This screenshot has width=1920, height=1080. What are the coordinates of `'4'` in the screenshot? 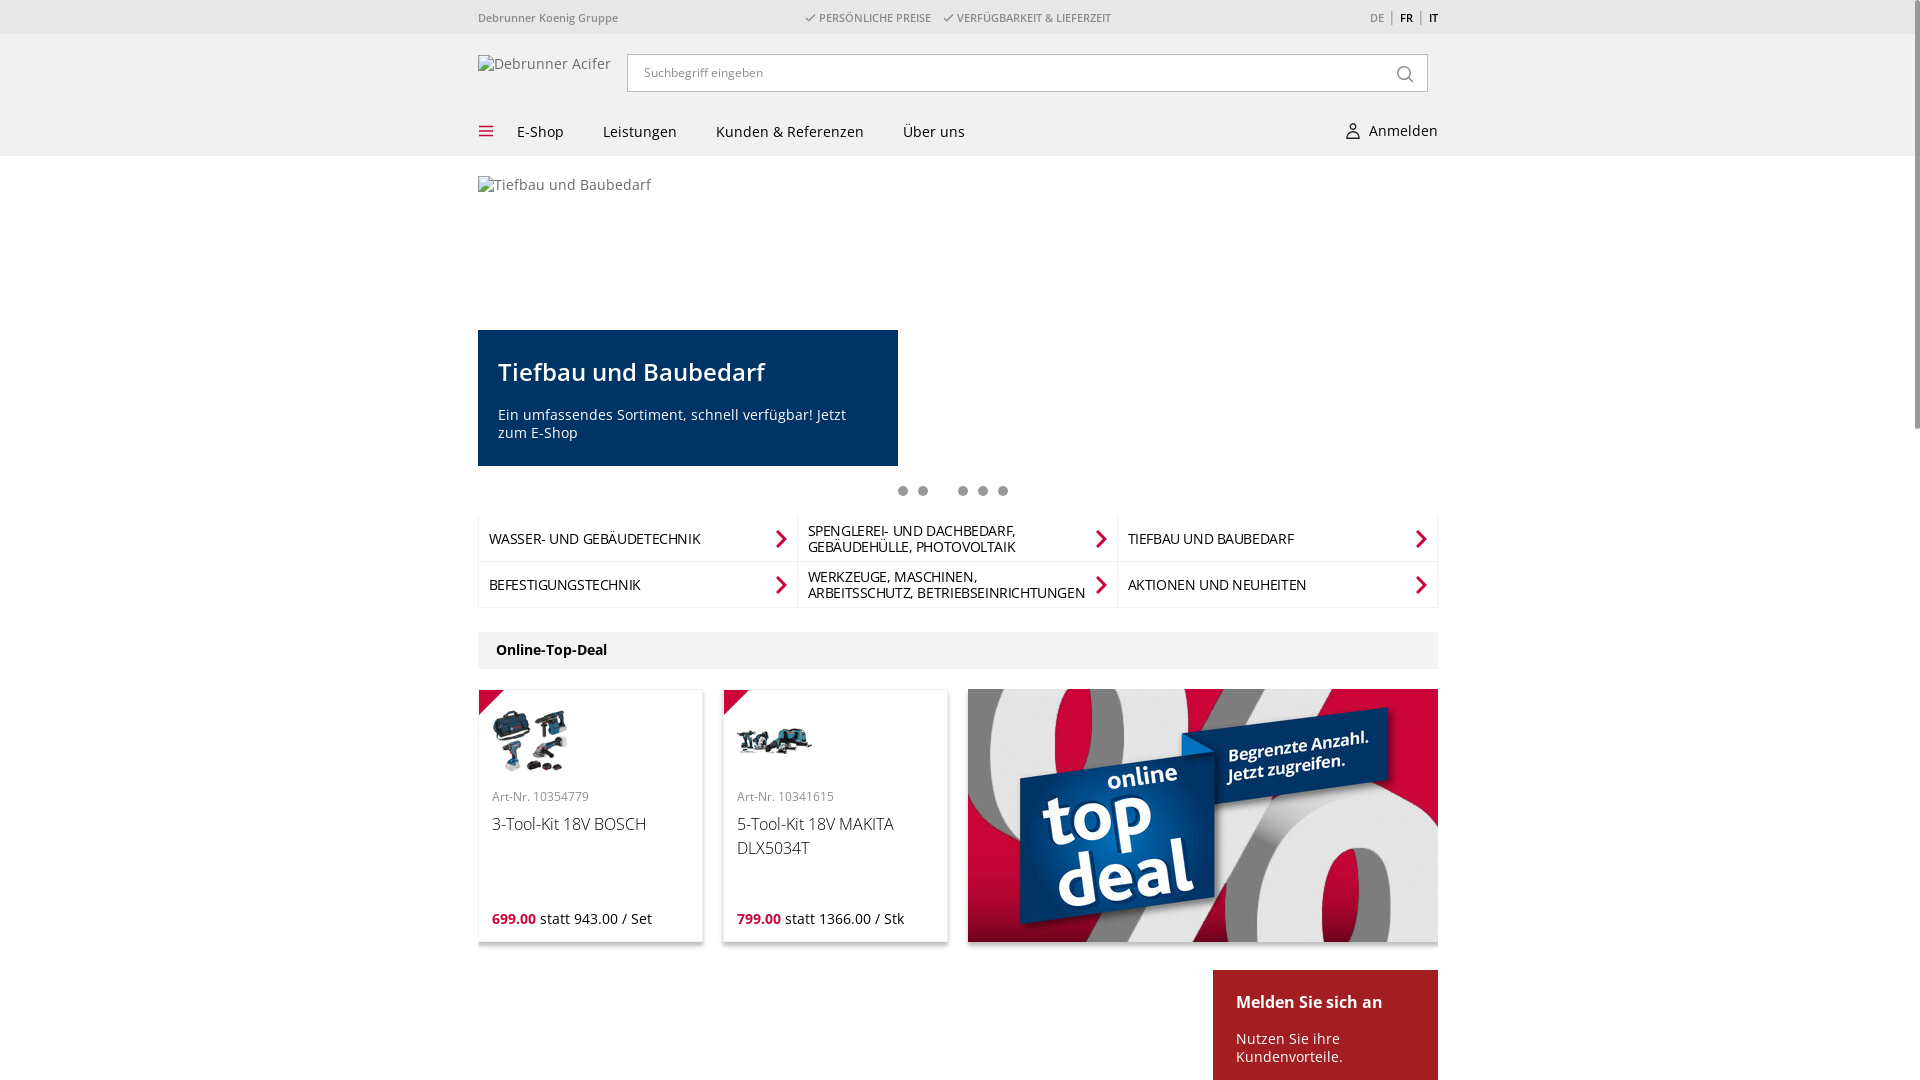 It's located at (957, 490).